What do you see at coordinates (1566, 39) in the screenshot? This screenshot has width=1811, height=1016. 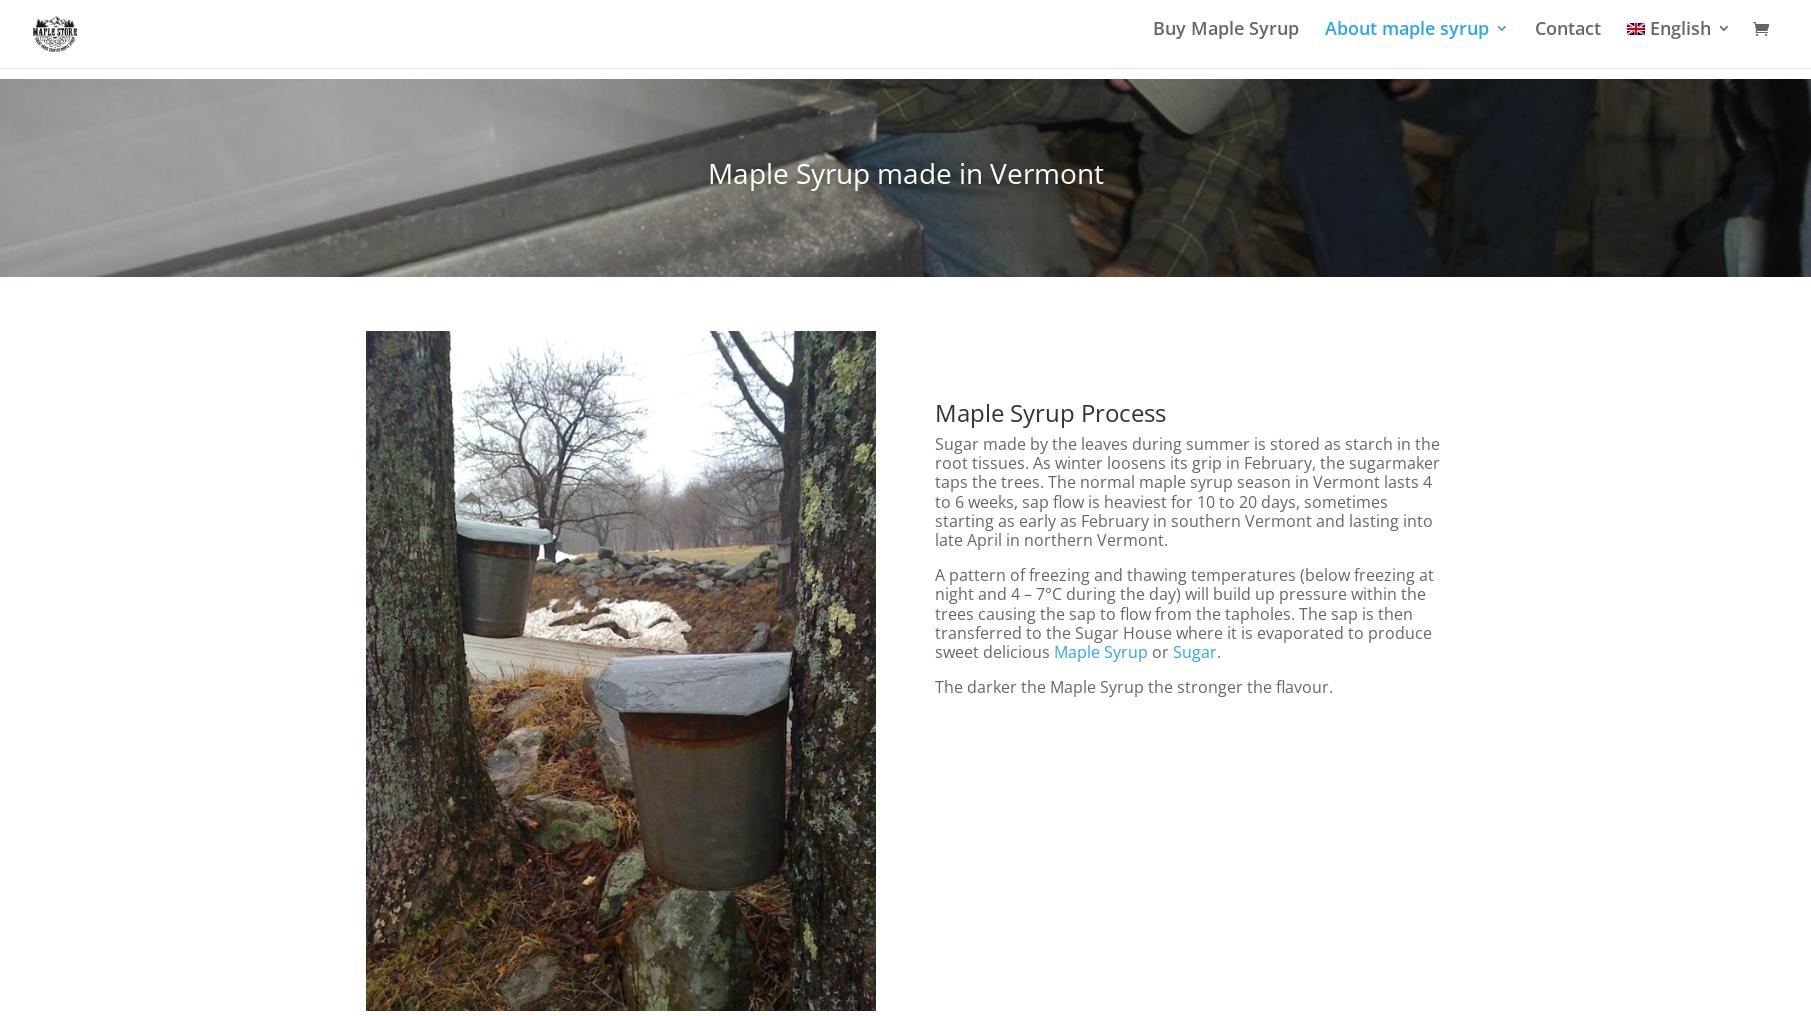 I see `'Contact'` at bounding box center [1566, 39].